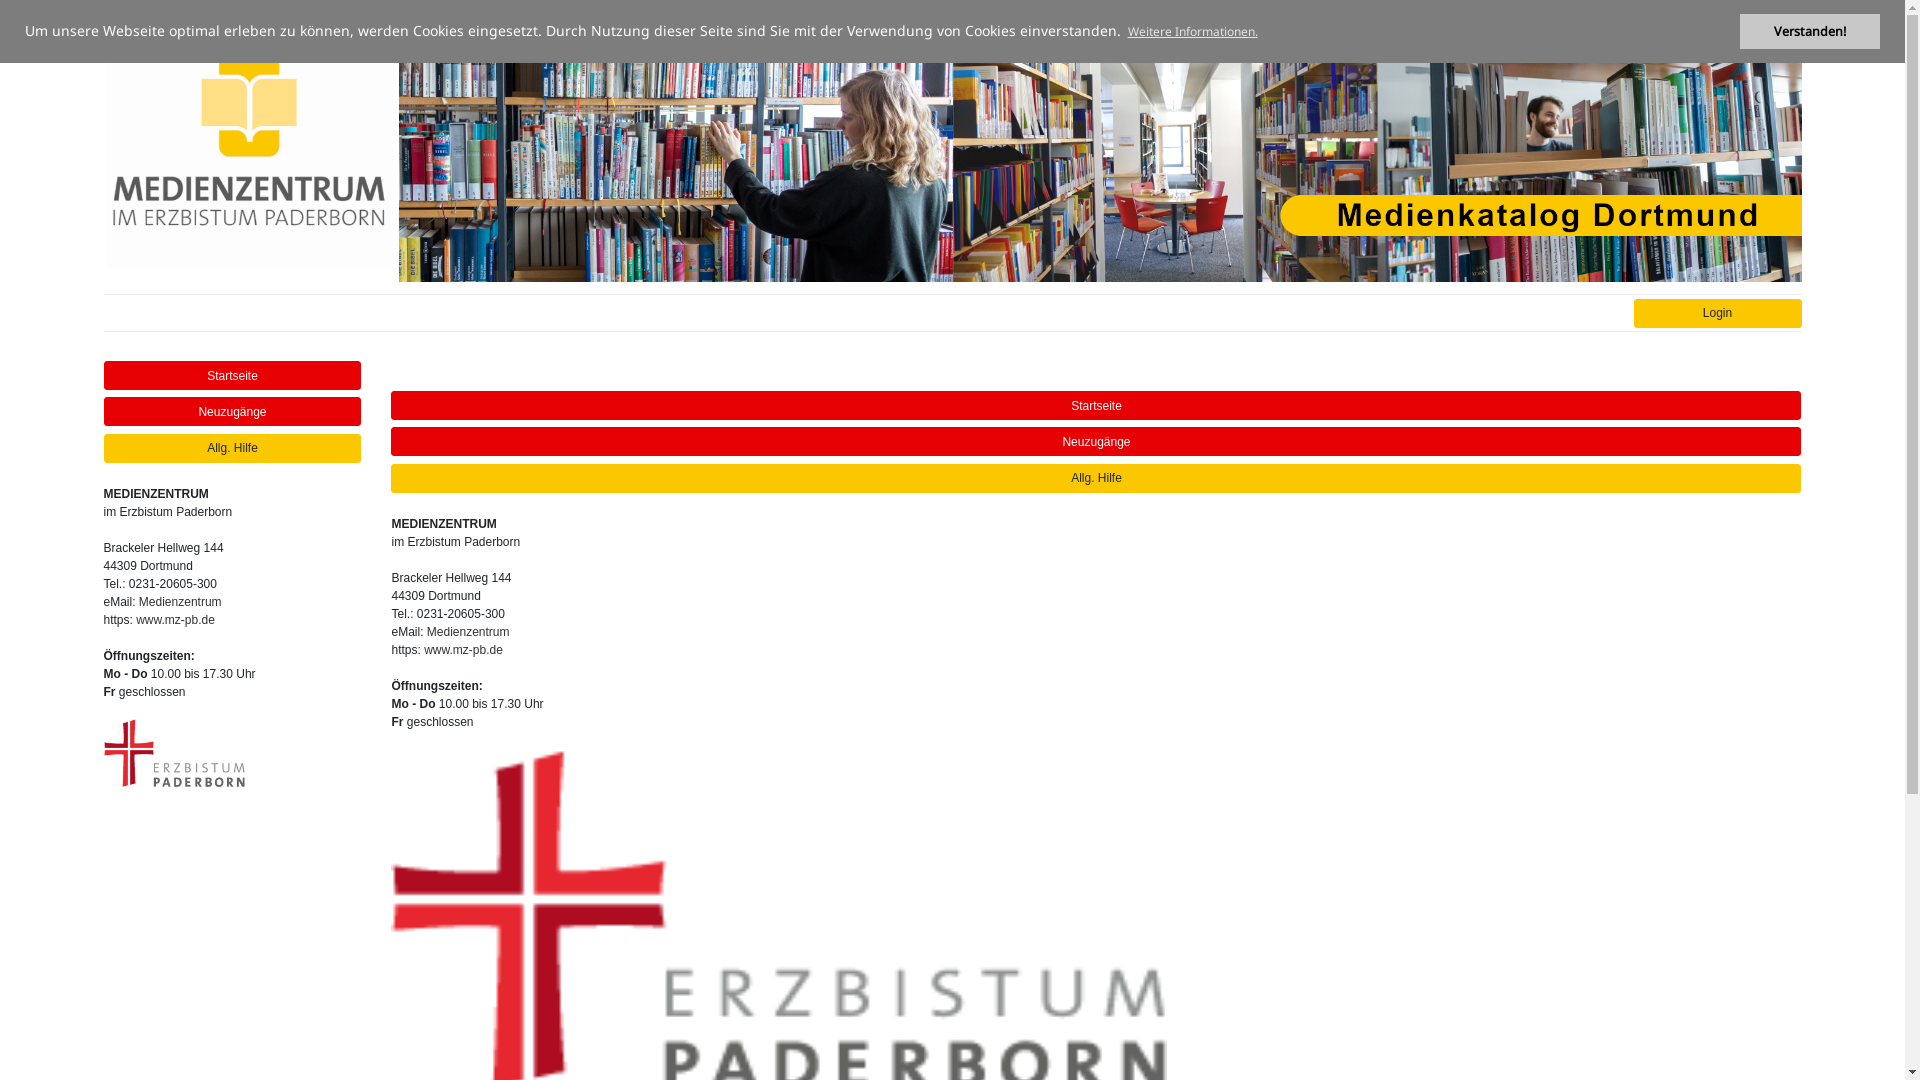 Image resolution: width=1920 pixels, height=1080 pixels. Describe the element at coordinates (174, 752) in the screenshot. I see `'Erzbistum Paderborn'` at that location.